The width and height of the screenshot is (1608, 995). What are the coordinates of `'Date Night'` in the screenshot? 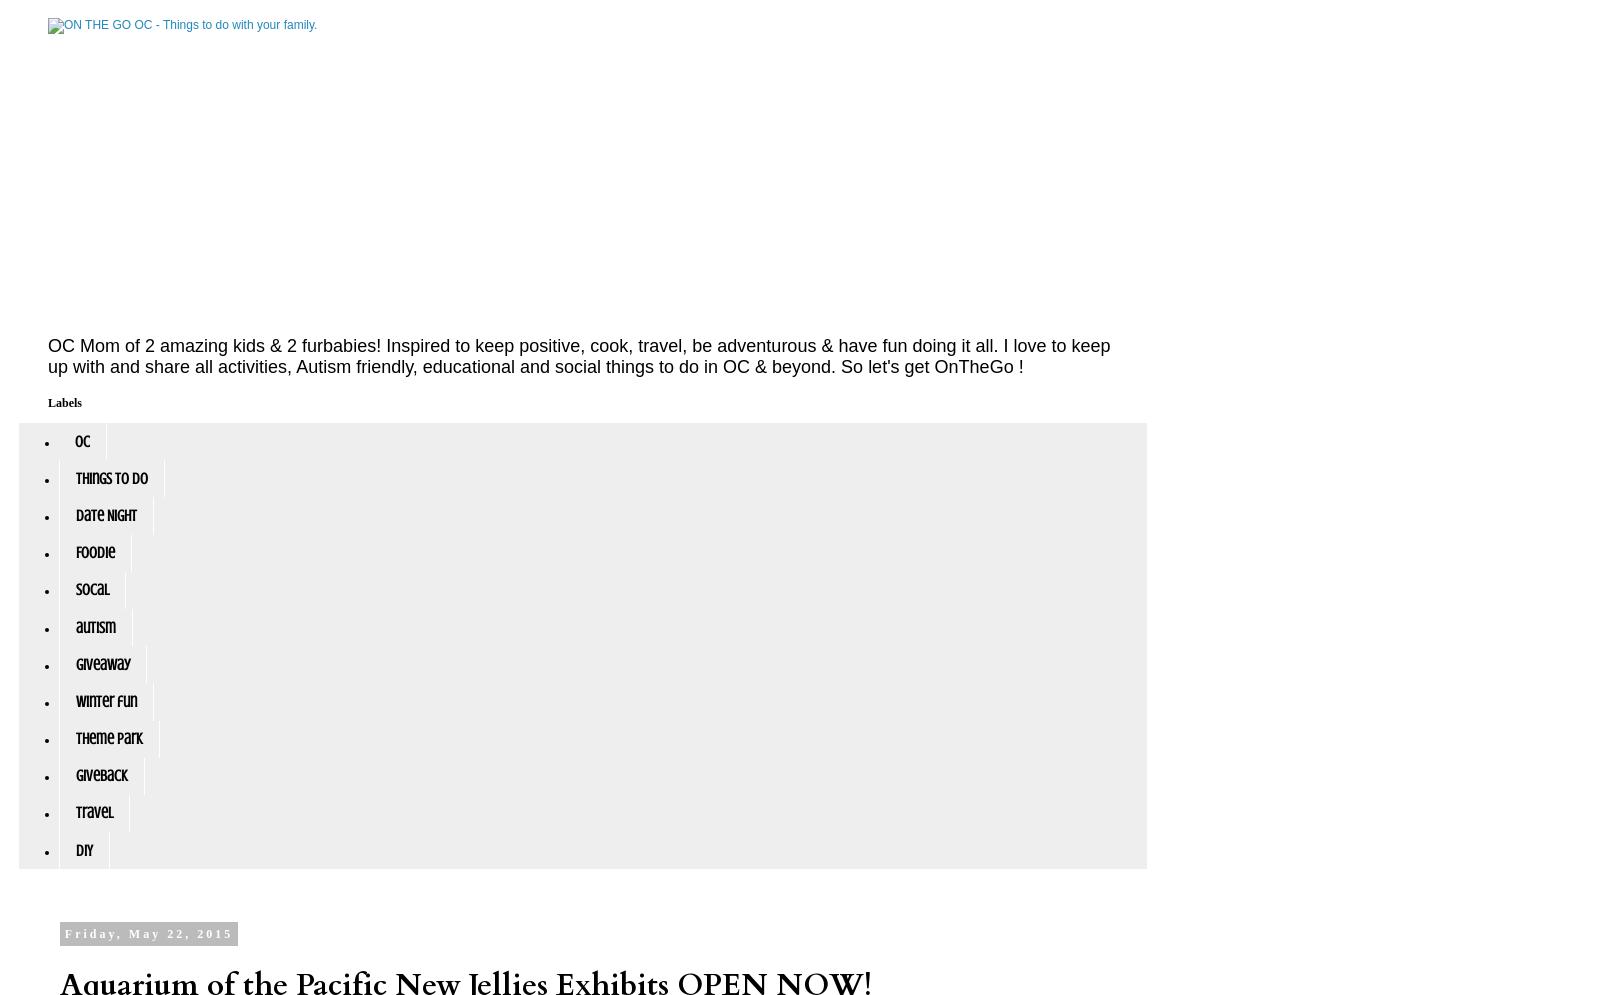 It's located at (106, 514).